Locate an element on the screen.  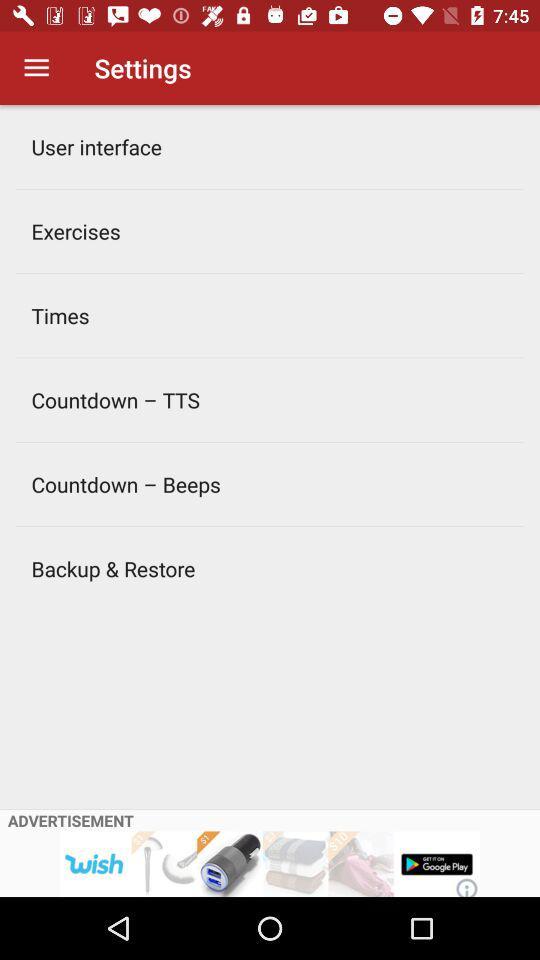
announcement is located at coordinates (270, 863).